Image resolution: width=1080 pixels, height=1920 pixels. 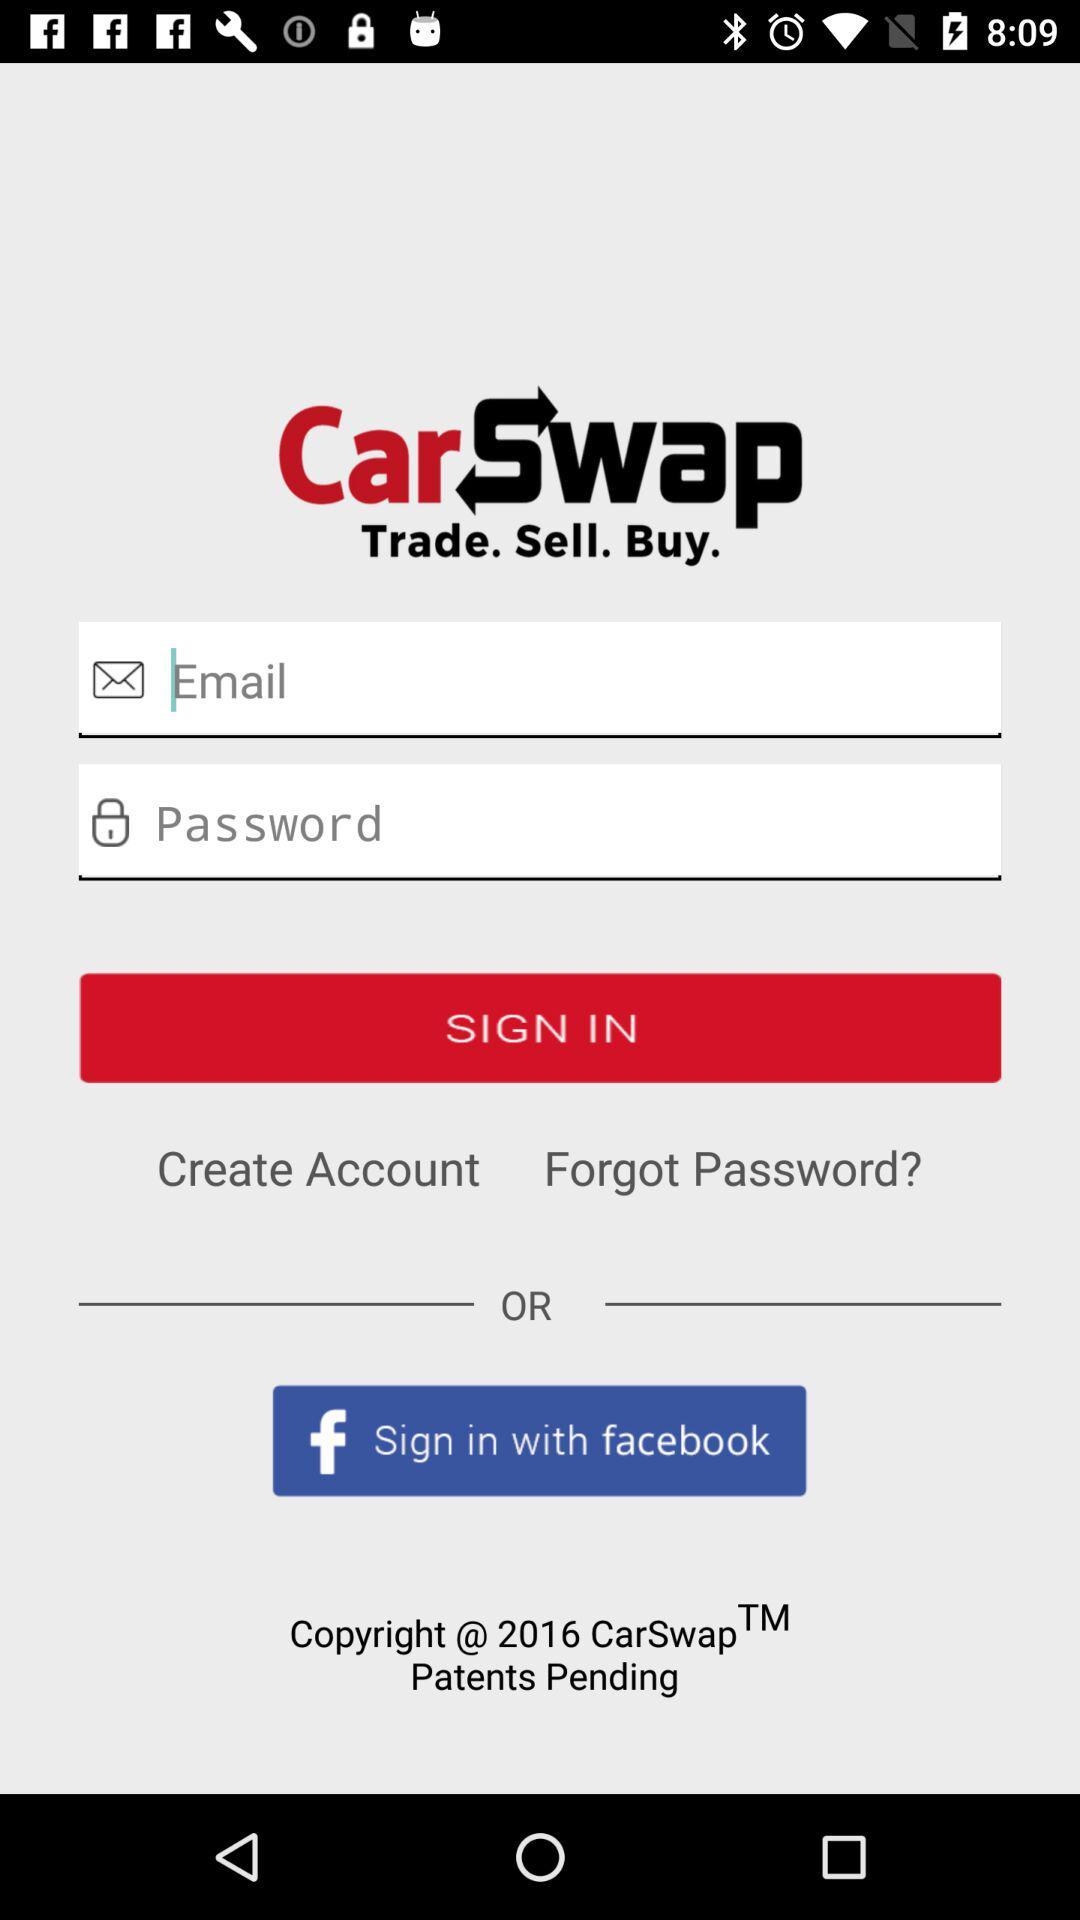 I want to click on press sign in option, so click(x=540, y=1027).